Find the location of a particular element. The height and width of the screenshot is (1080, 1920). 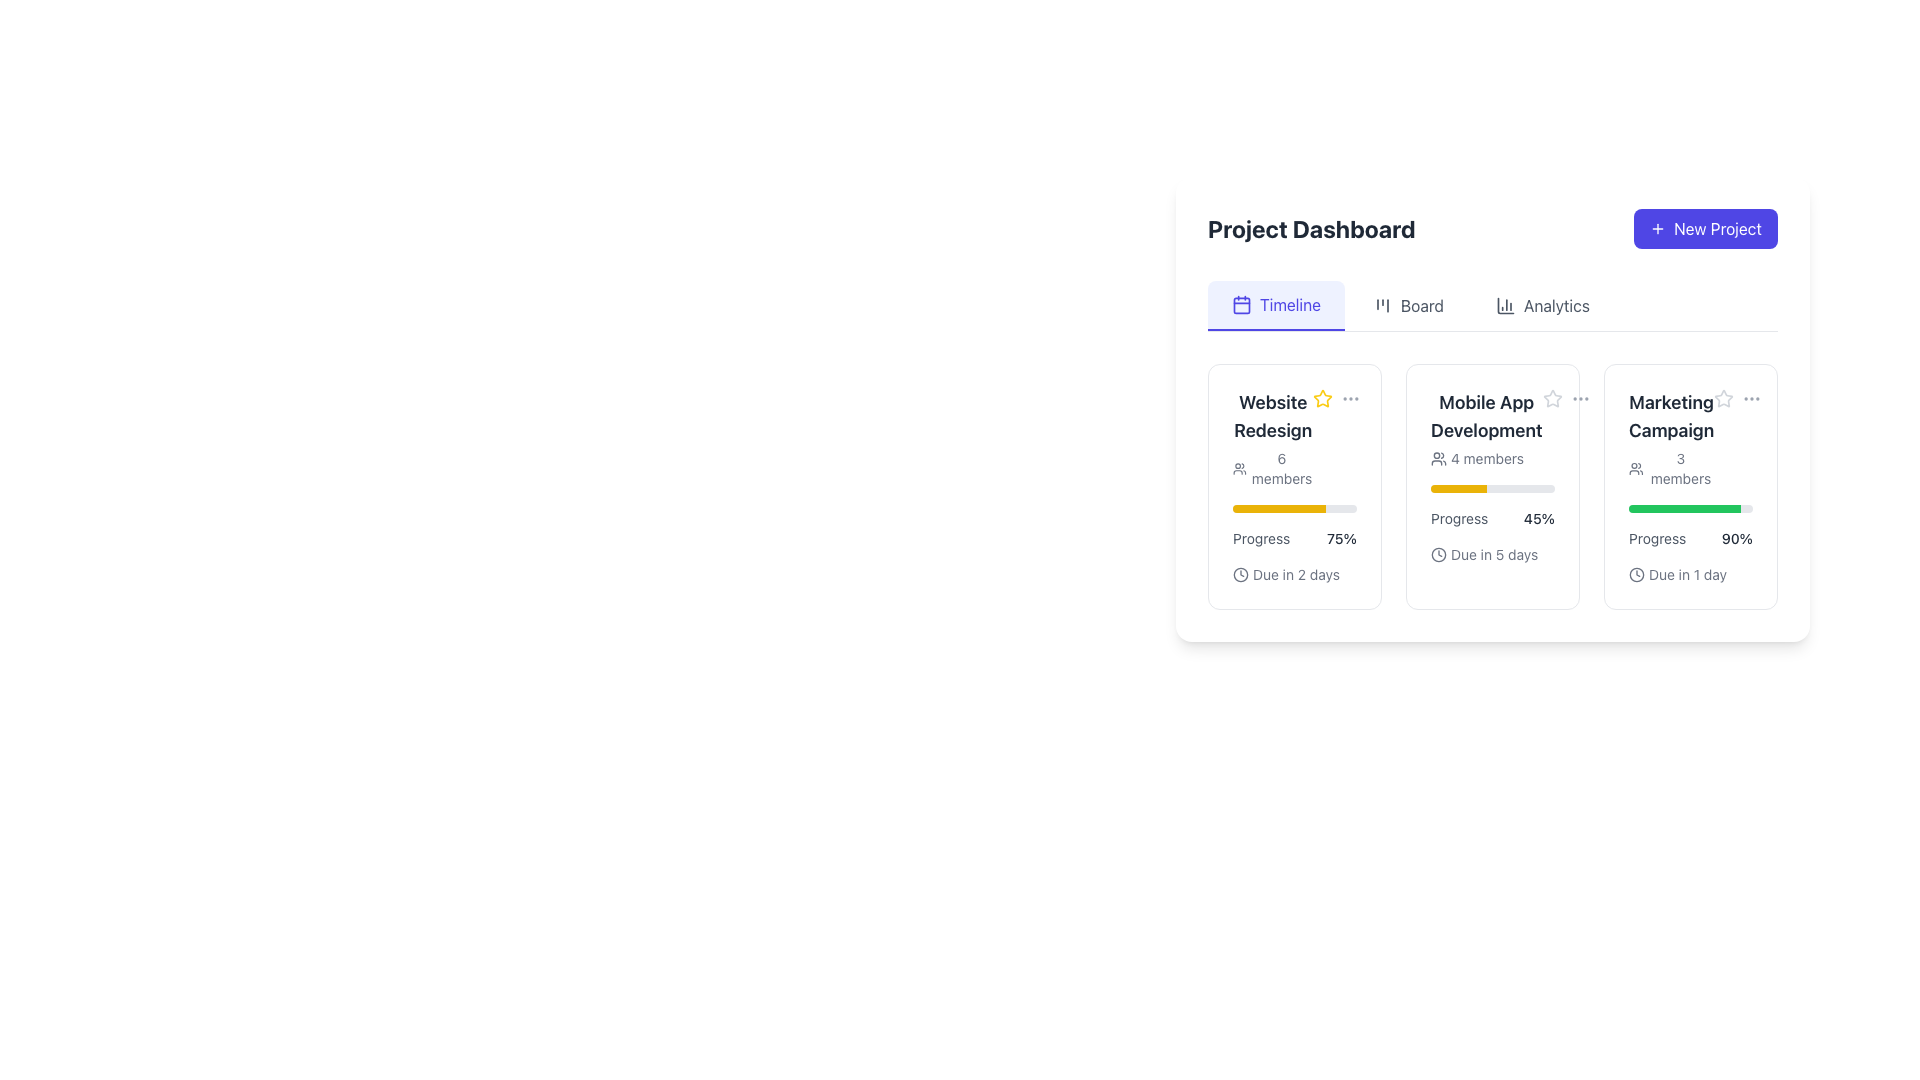

the textual display indicating the completion percentage of the task 'Mobile App Development', which shows '45%' is located at coordinates (1538, 518).